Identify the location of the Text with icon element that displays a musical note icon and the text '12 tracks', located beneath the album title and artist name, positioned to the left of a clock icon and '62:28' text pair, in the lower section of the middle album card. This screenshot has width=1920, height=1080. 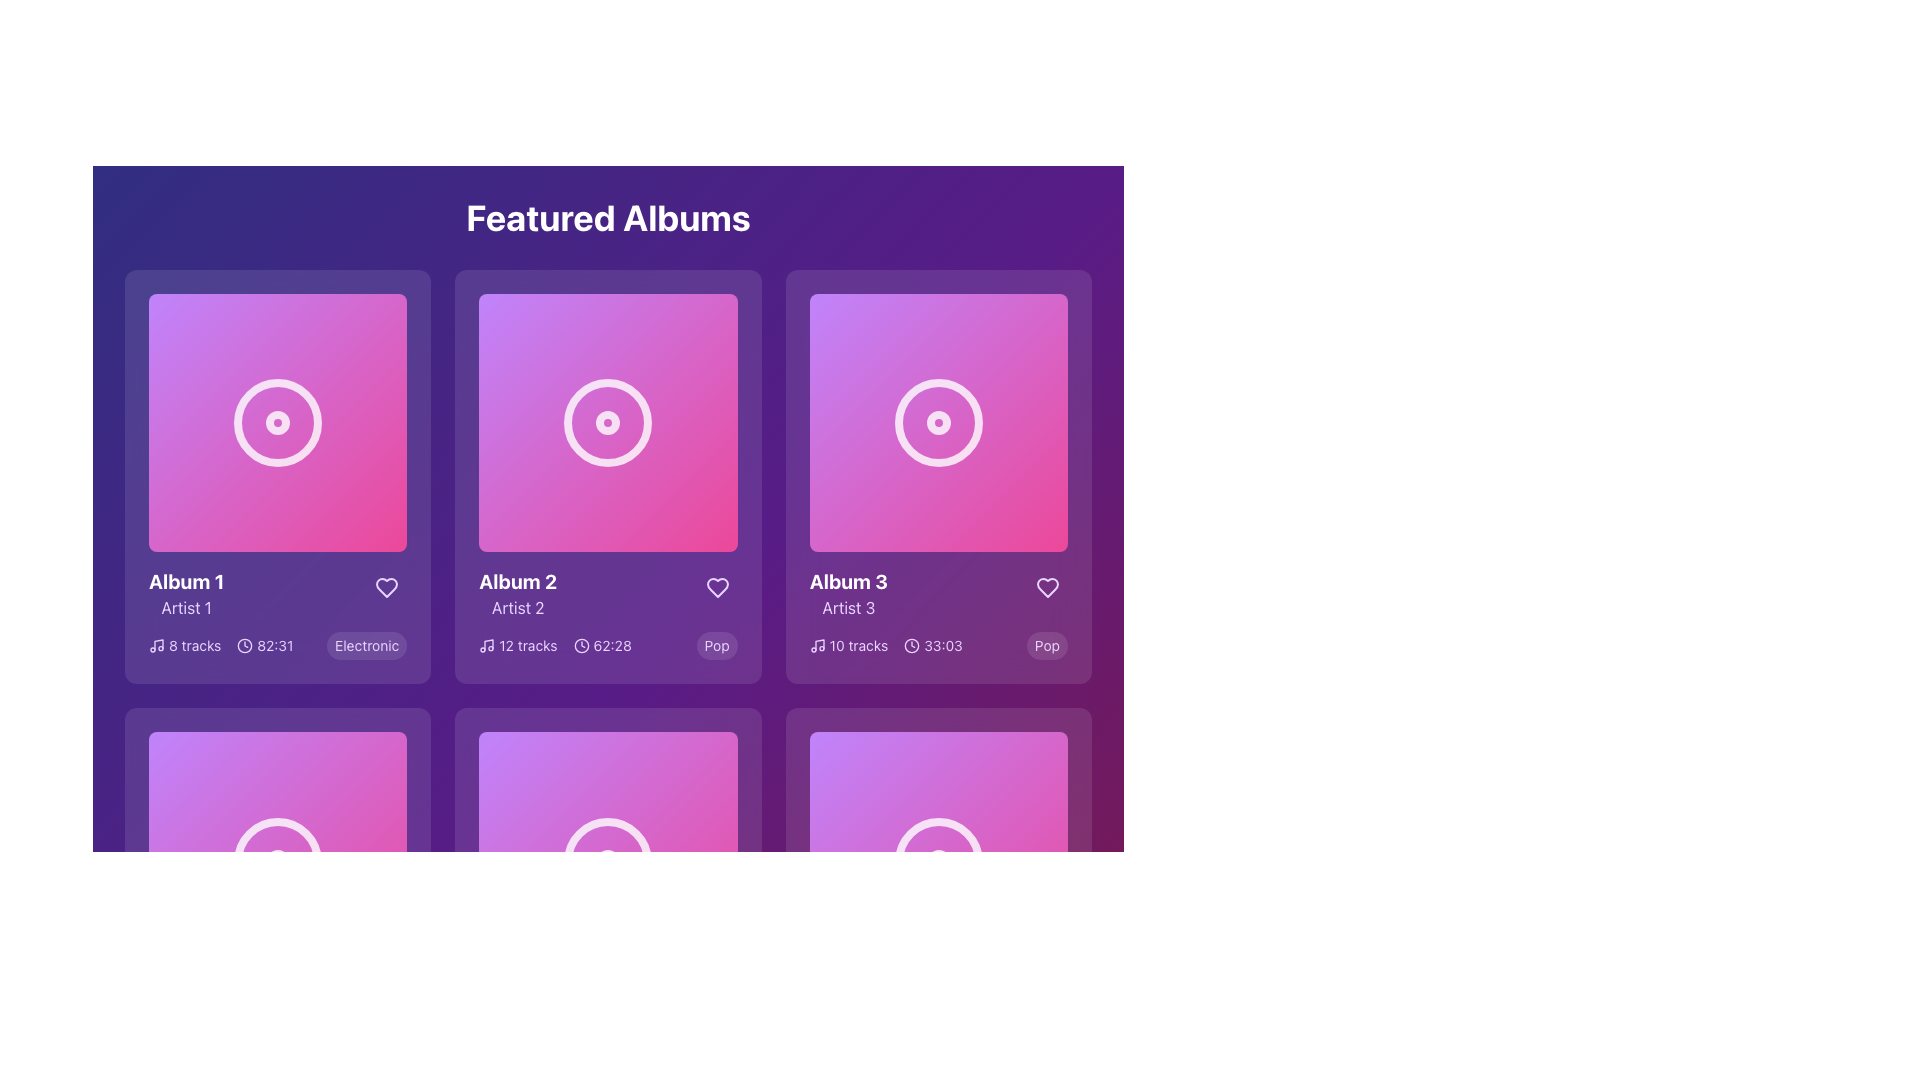
(518, 646).